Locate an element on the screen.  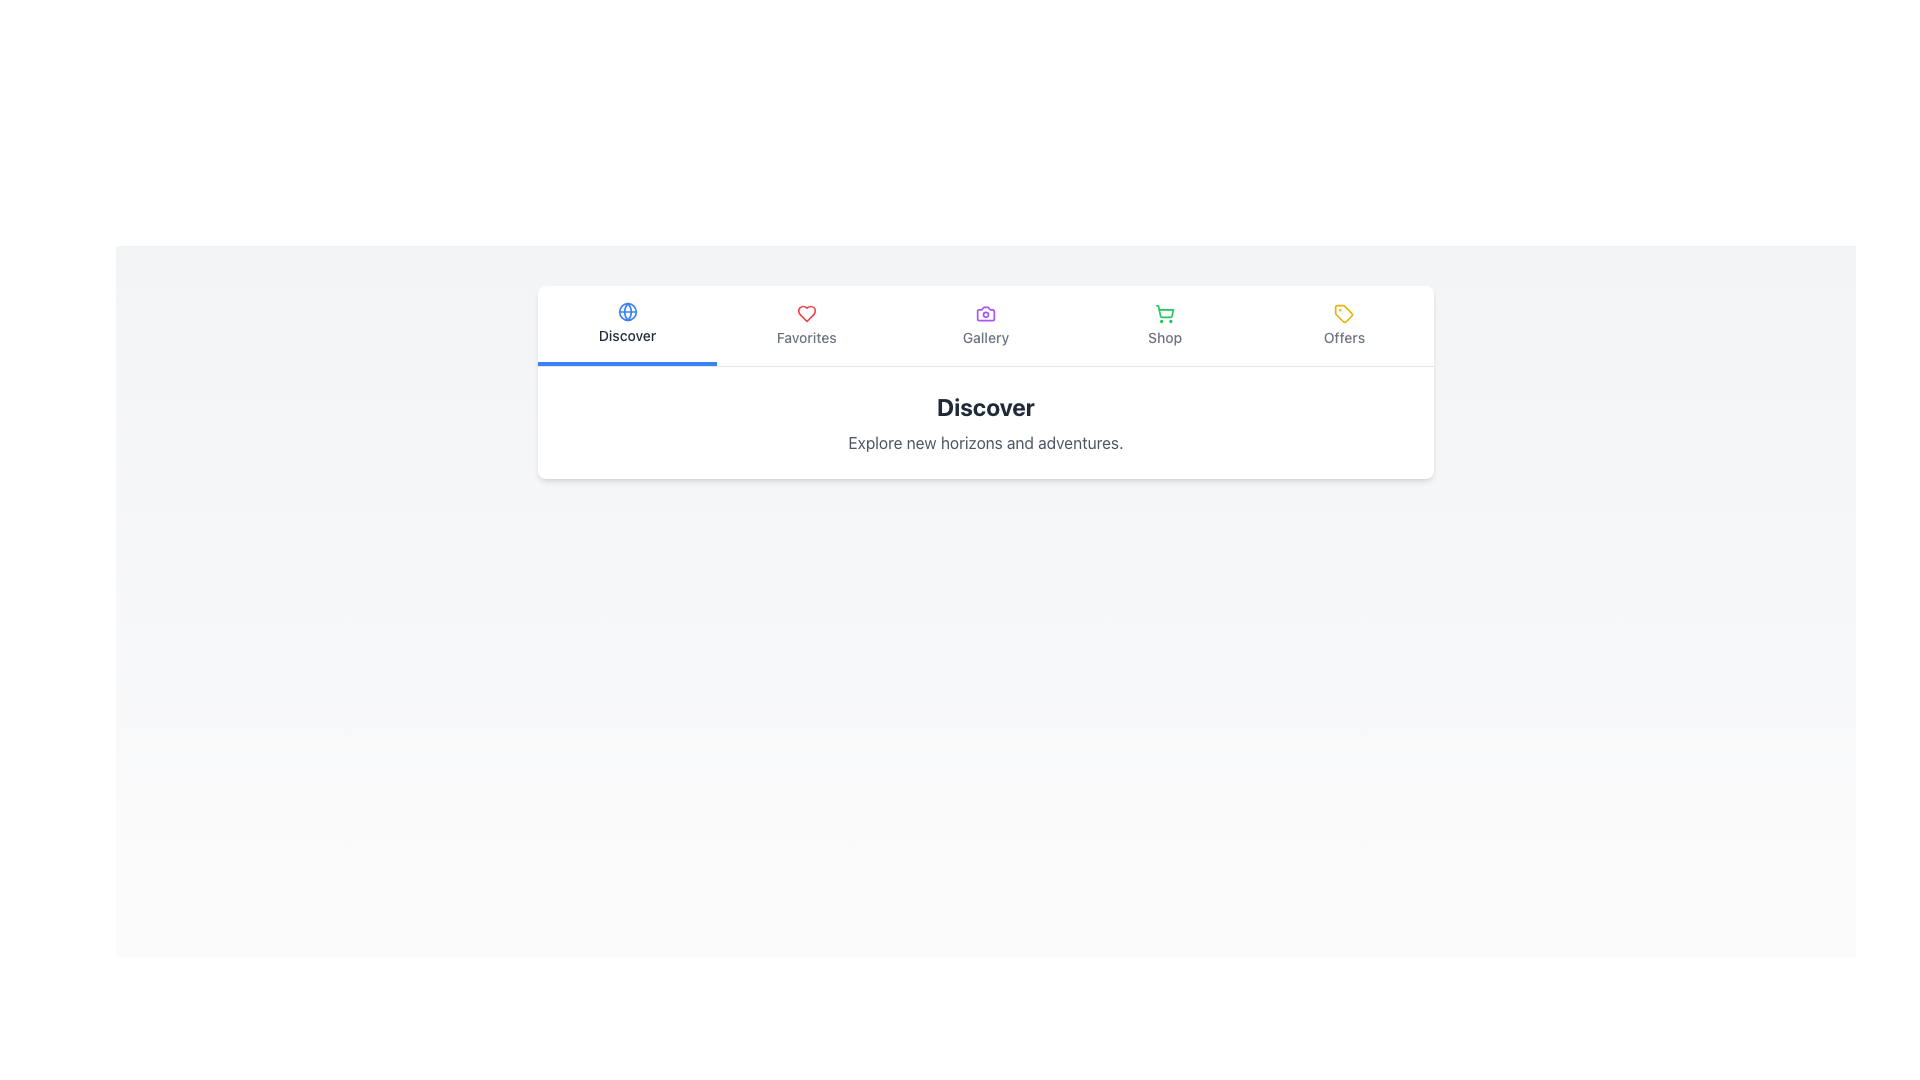
the 'Discover' button with a blue globe icon above it, which is the leftmost button in the navigation bar, to trigger visual feedback is located at coordinates (626, 325).